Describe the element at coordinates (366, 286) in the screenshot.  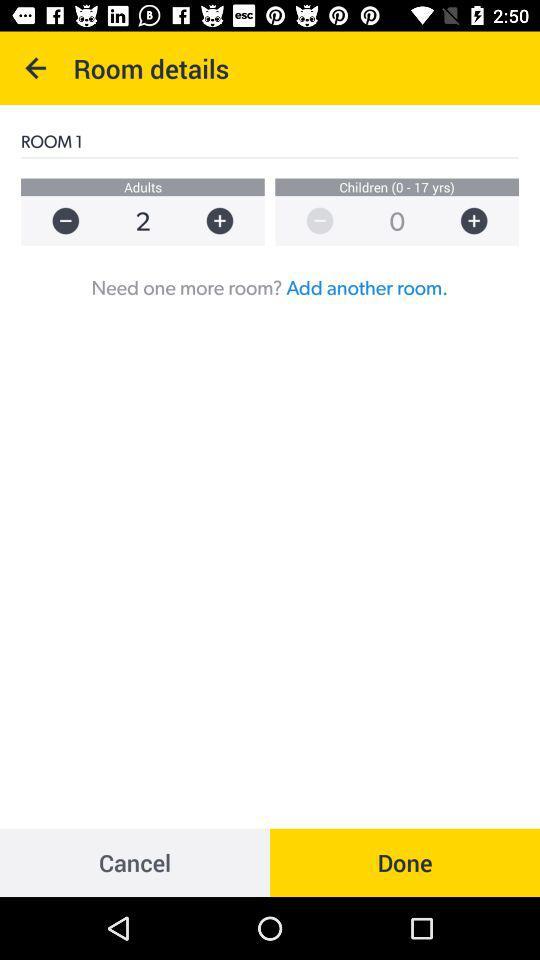
I see `the add another room. item` at that location.